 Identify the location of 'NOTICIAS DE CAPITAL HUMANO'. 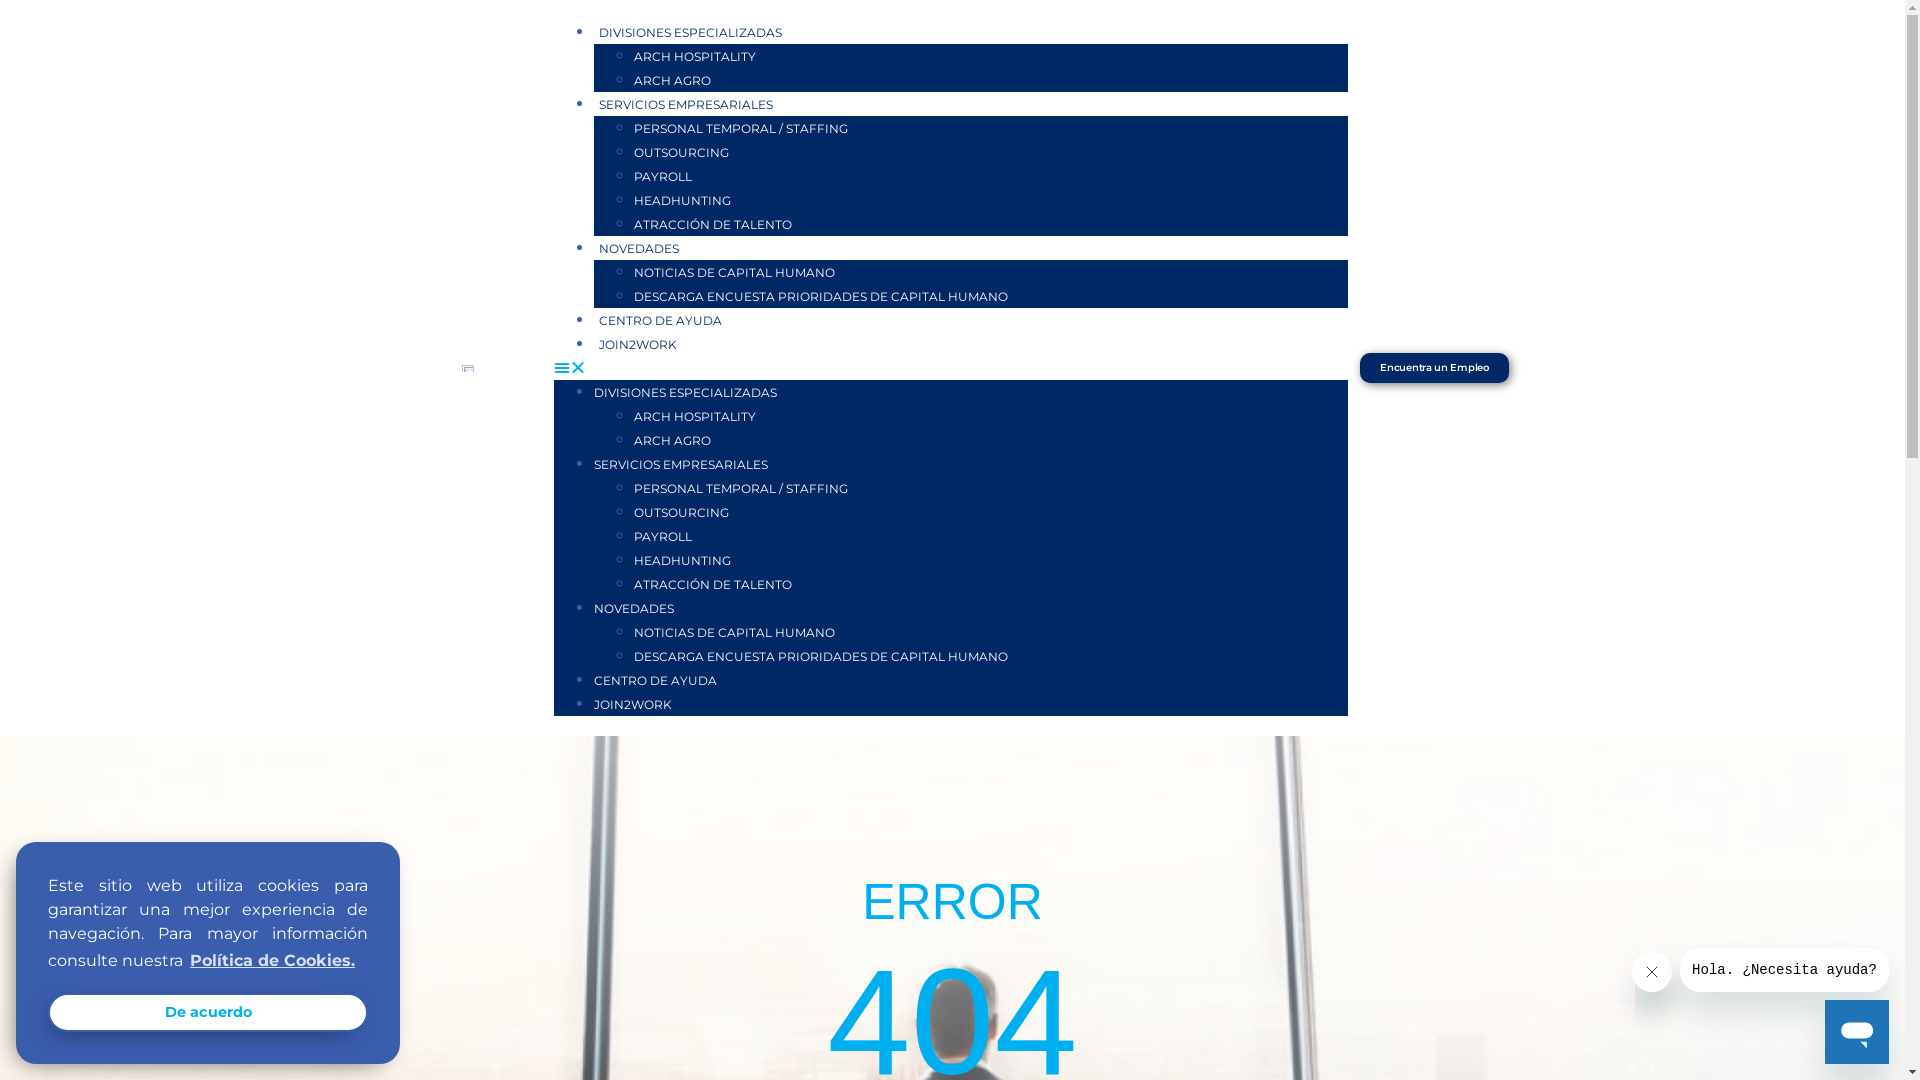
(632, 632).